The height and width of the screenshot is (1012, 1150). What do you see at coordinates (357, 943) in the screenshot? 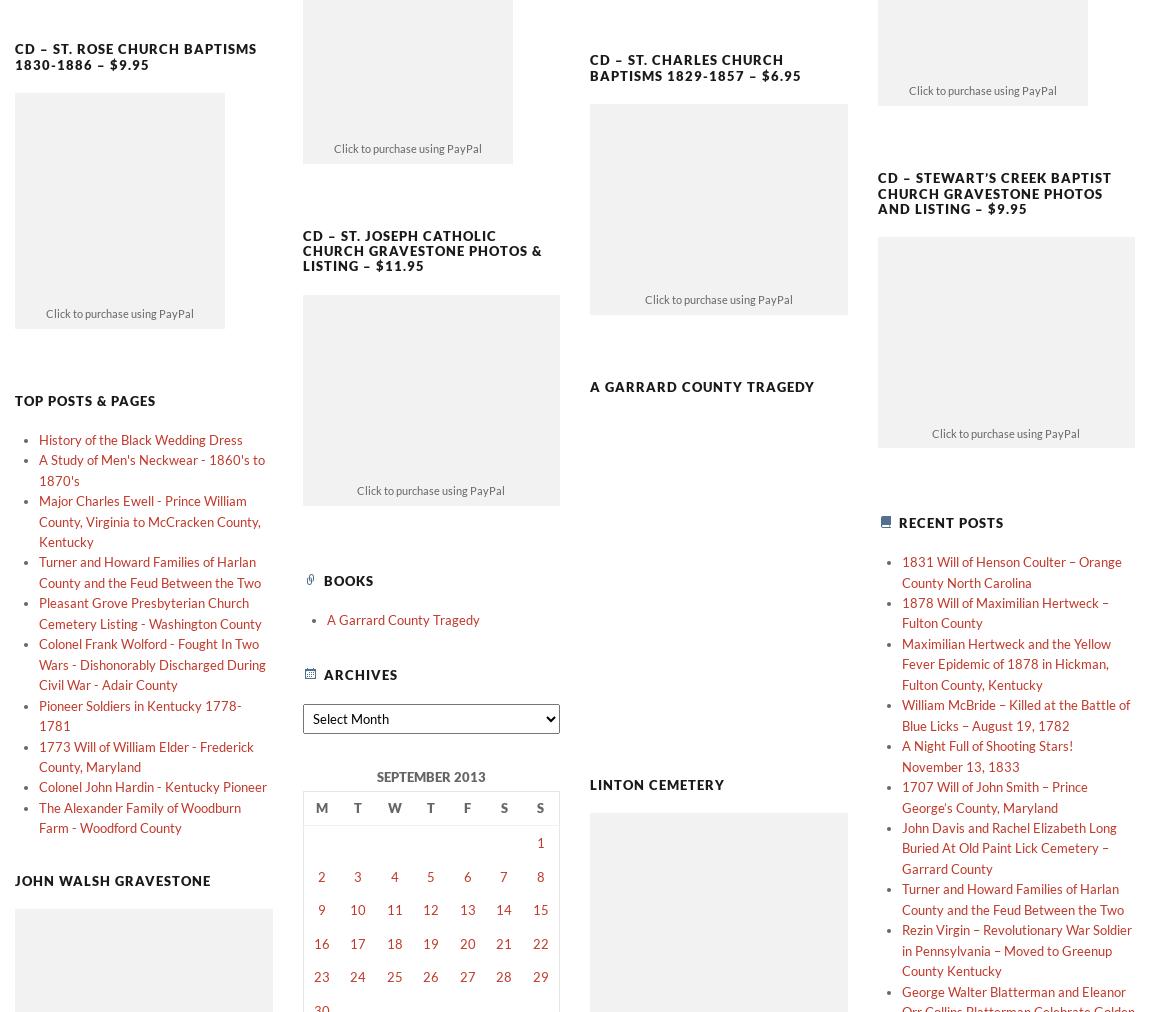
I see `'24'` at bounding box center [357, 943].